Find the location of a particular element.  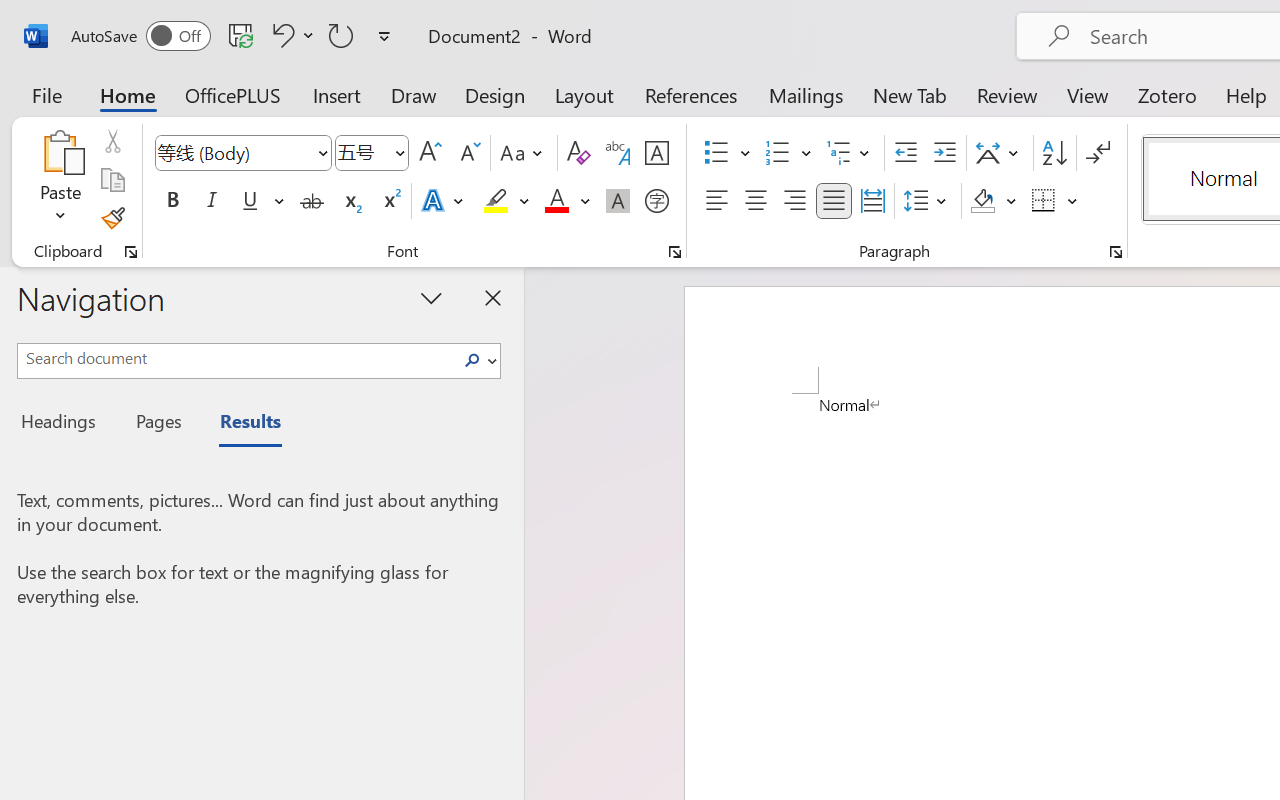

'Asian Layout' is located at coordinates (1000, 153).